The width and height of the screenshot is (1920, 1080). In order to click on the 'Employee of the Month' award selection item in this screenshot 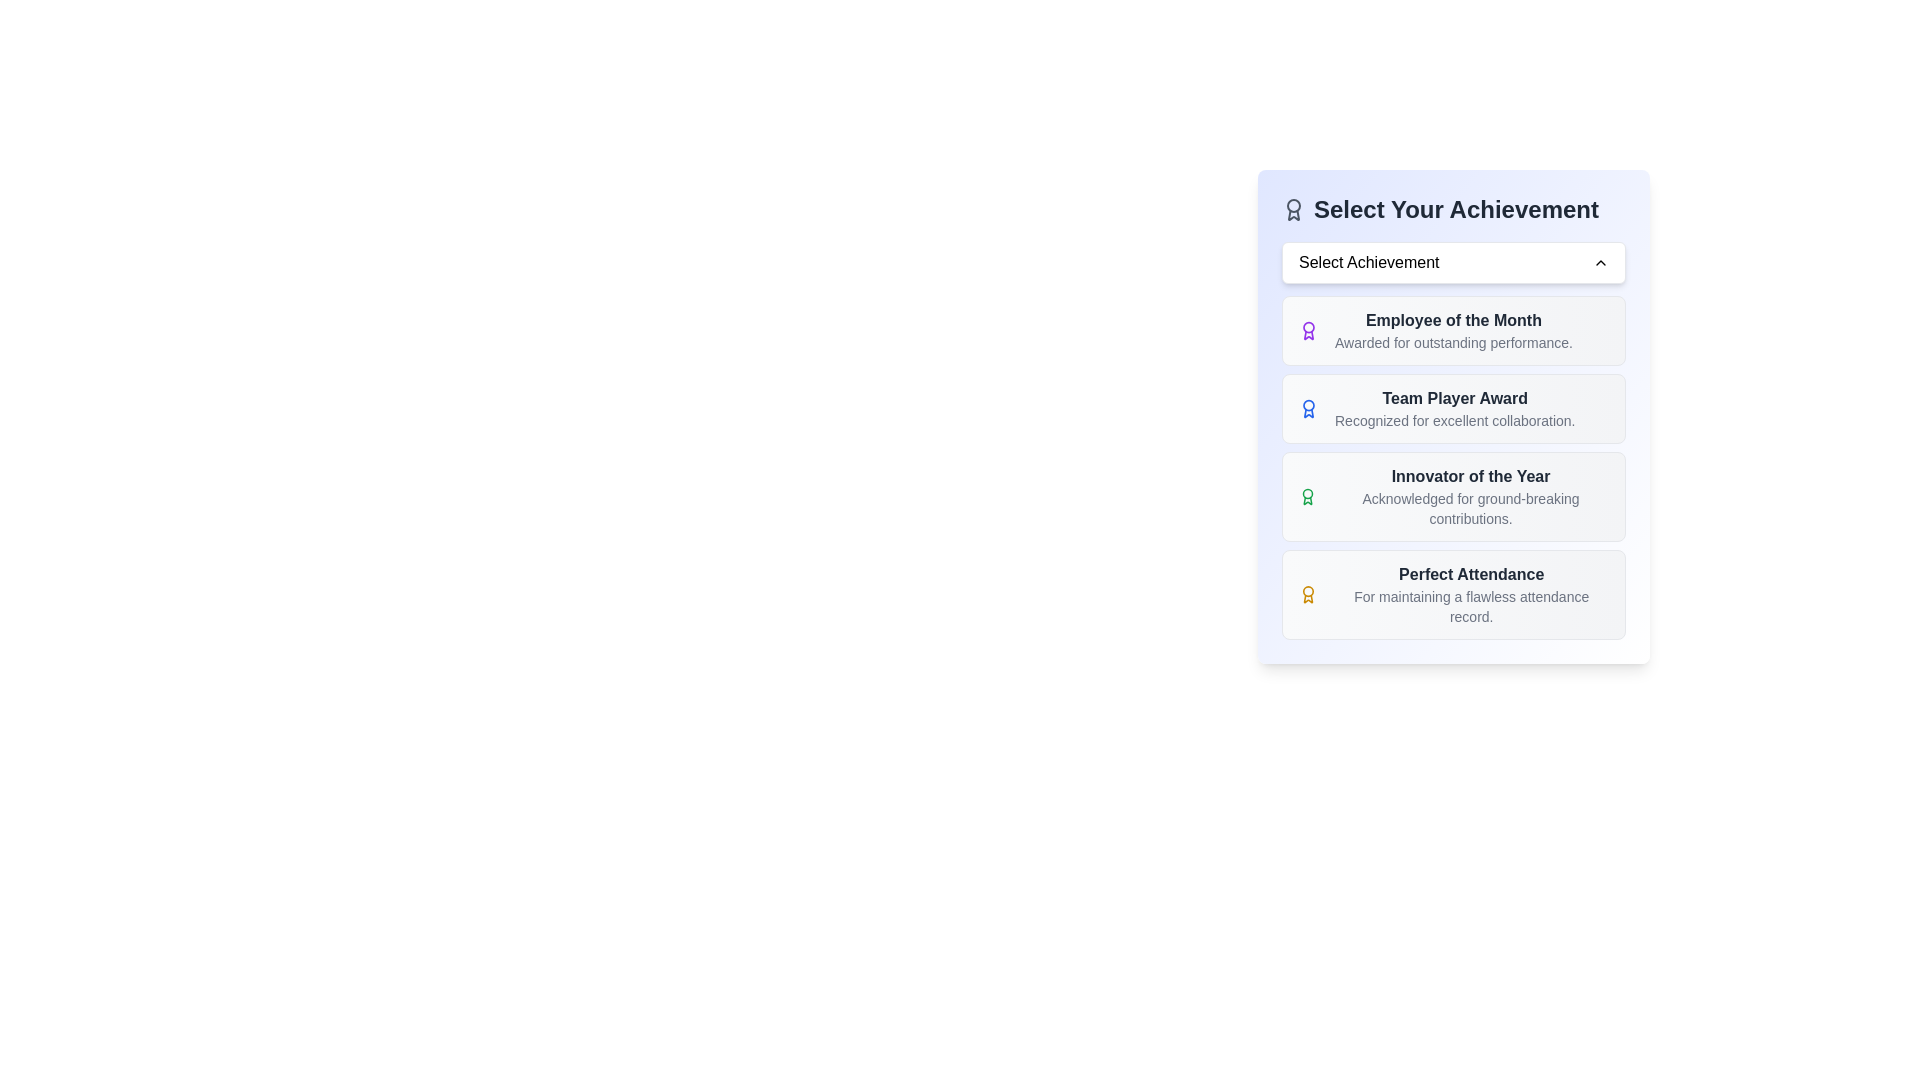, I will do `click(1454, 330)`.